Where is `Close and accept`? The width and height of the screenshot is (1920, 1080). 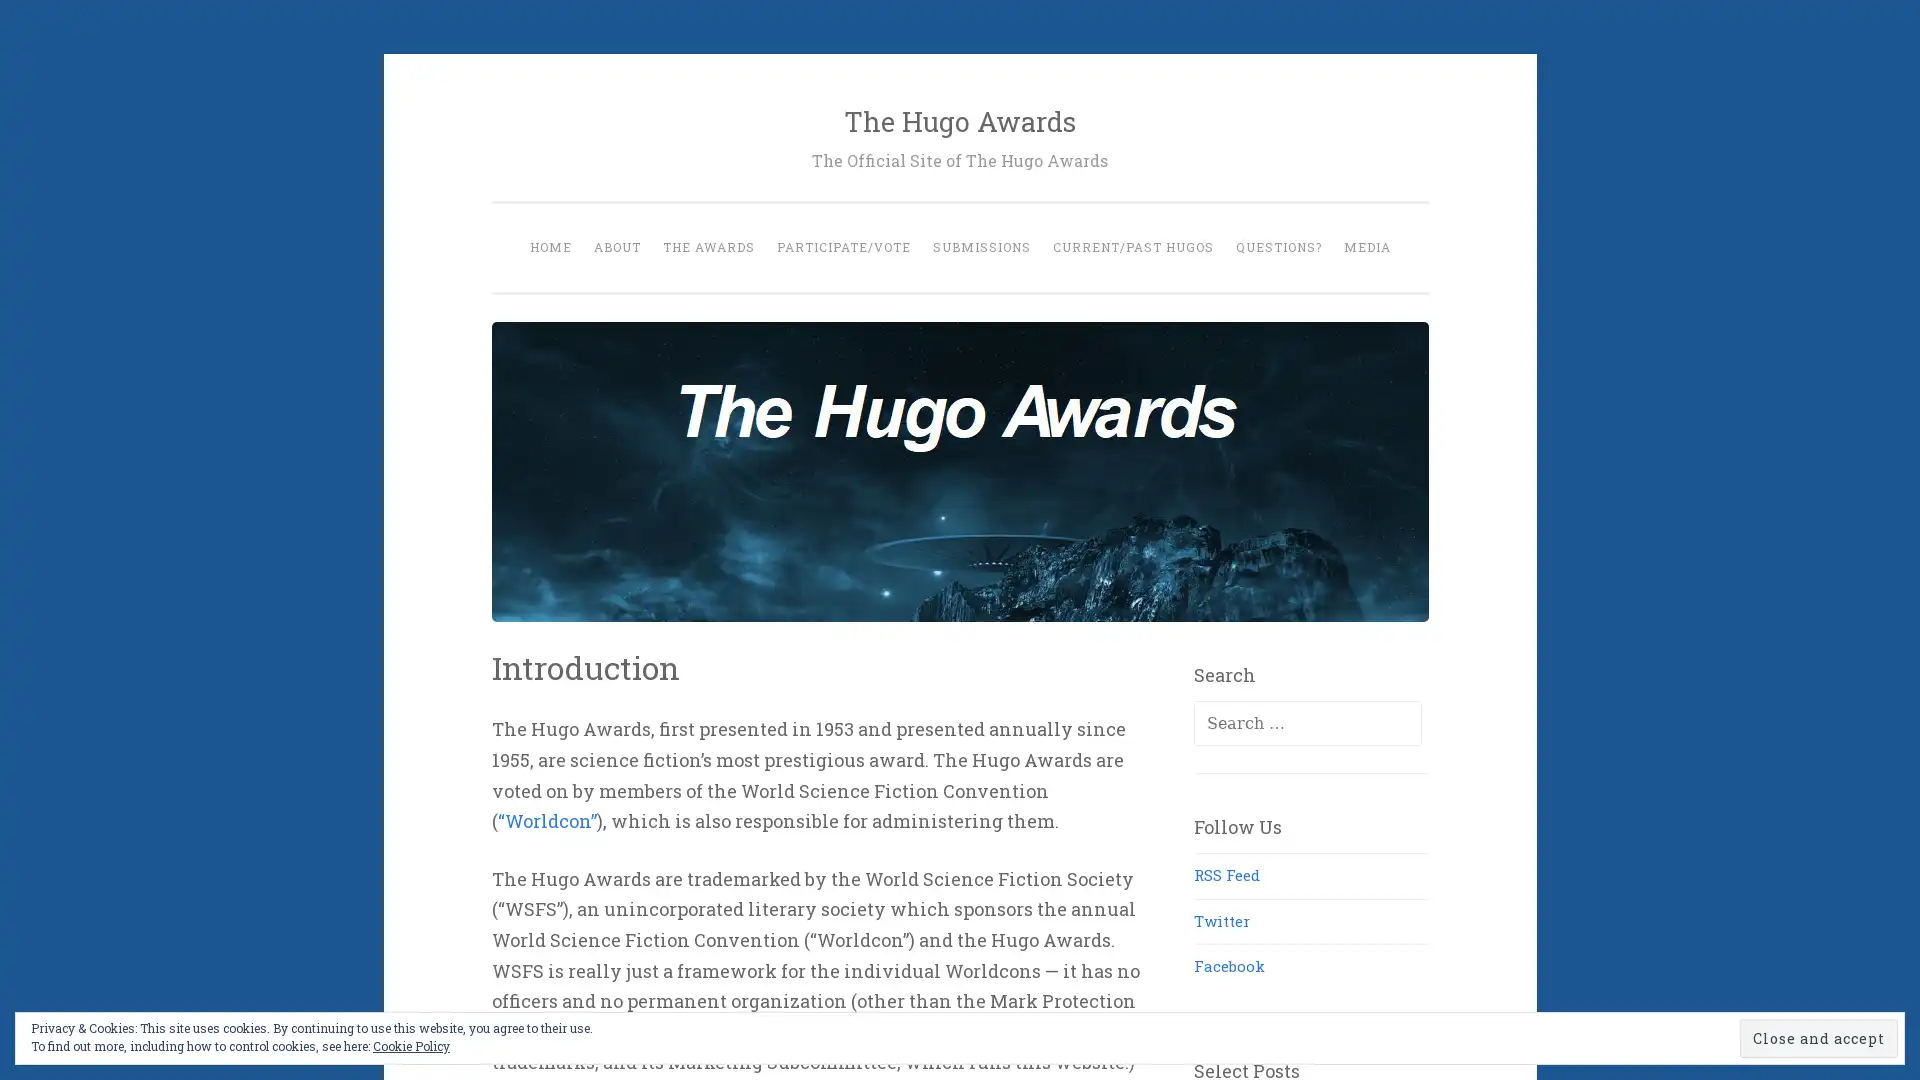
Close and accept is located at coordinates (1819, 1037).